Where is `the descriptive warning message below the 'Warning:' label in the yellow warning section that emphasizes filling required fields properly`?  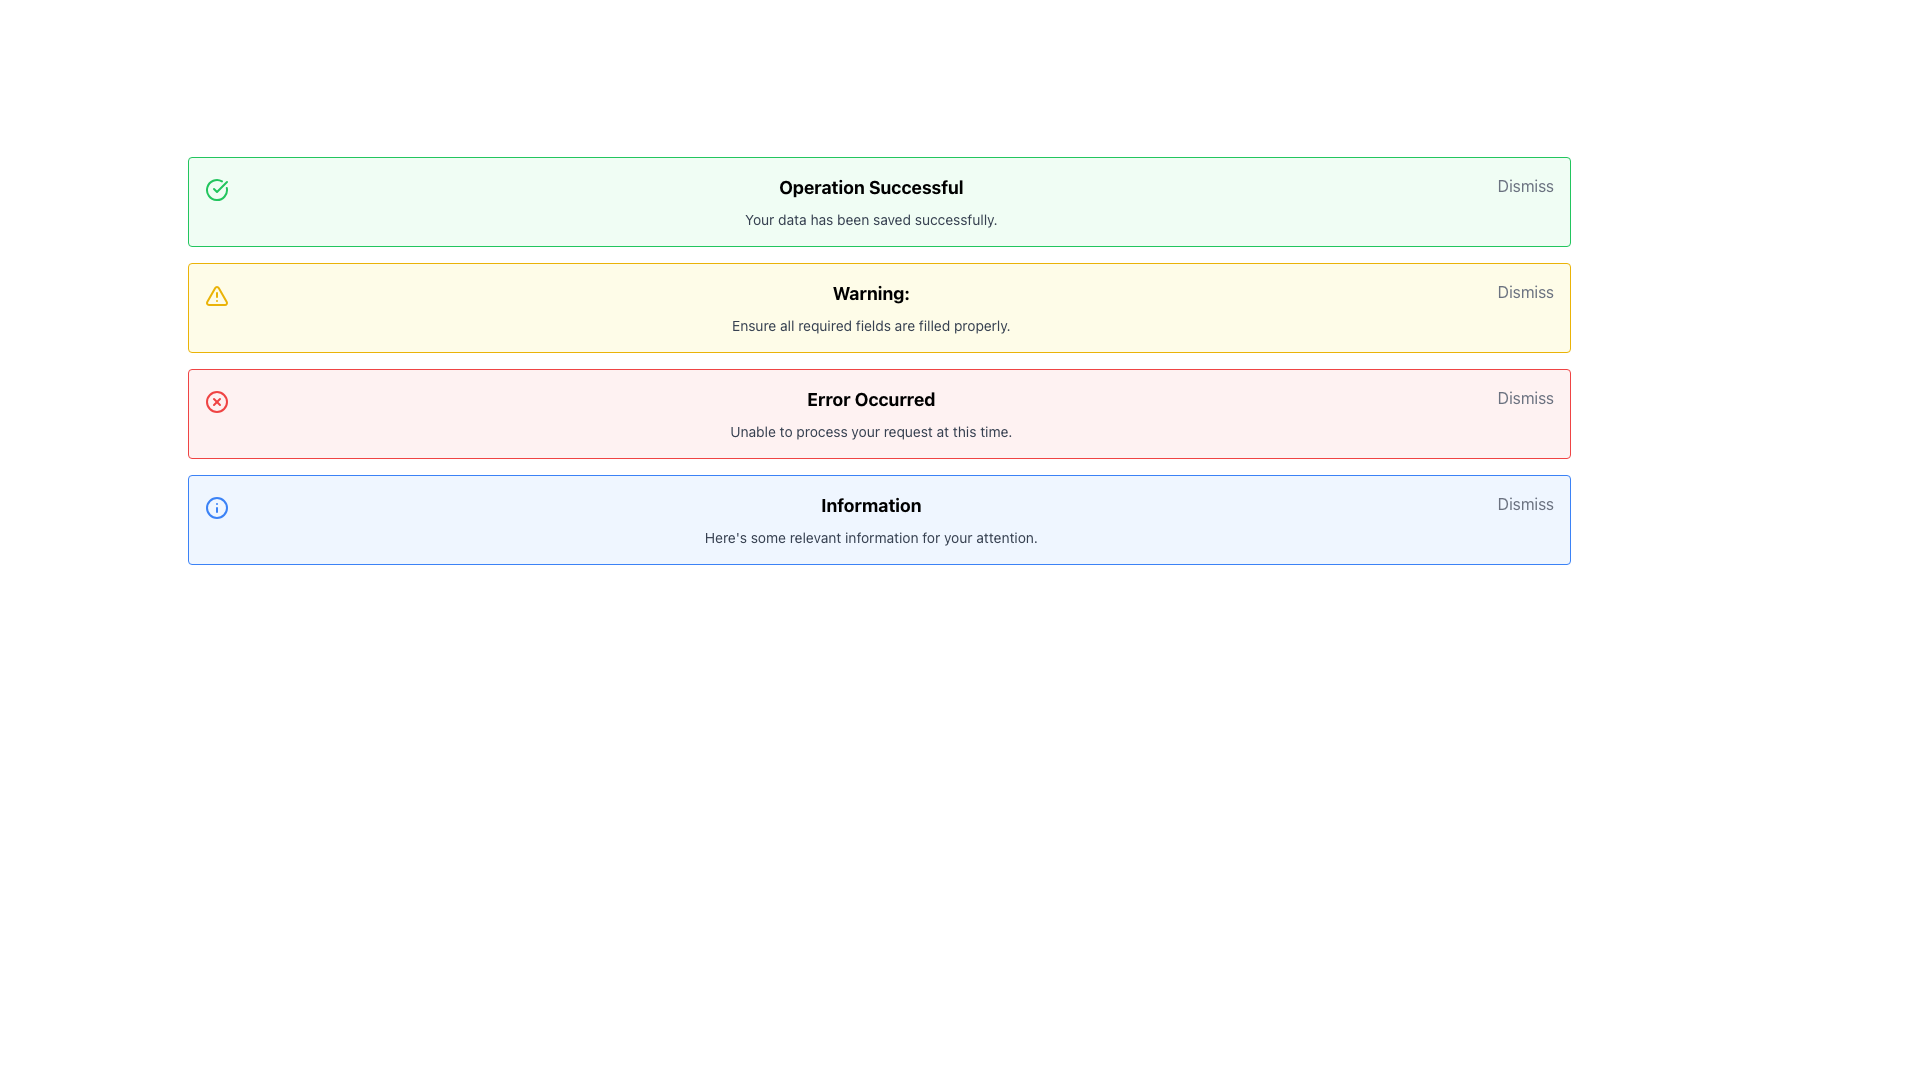
the descriptive warning message below the 'Warning:' label in the yellow warning section that emphasizes filling required fields properly is located at coordinates (871, 325).